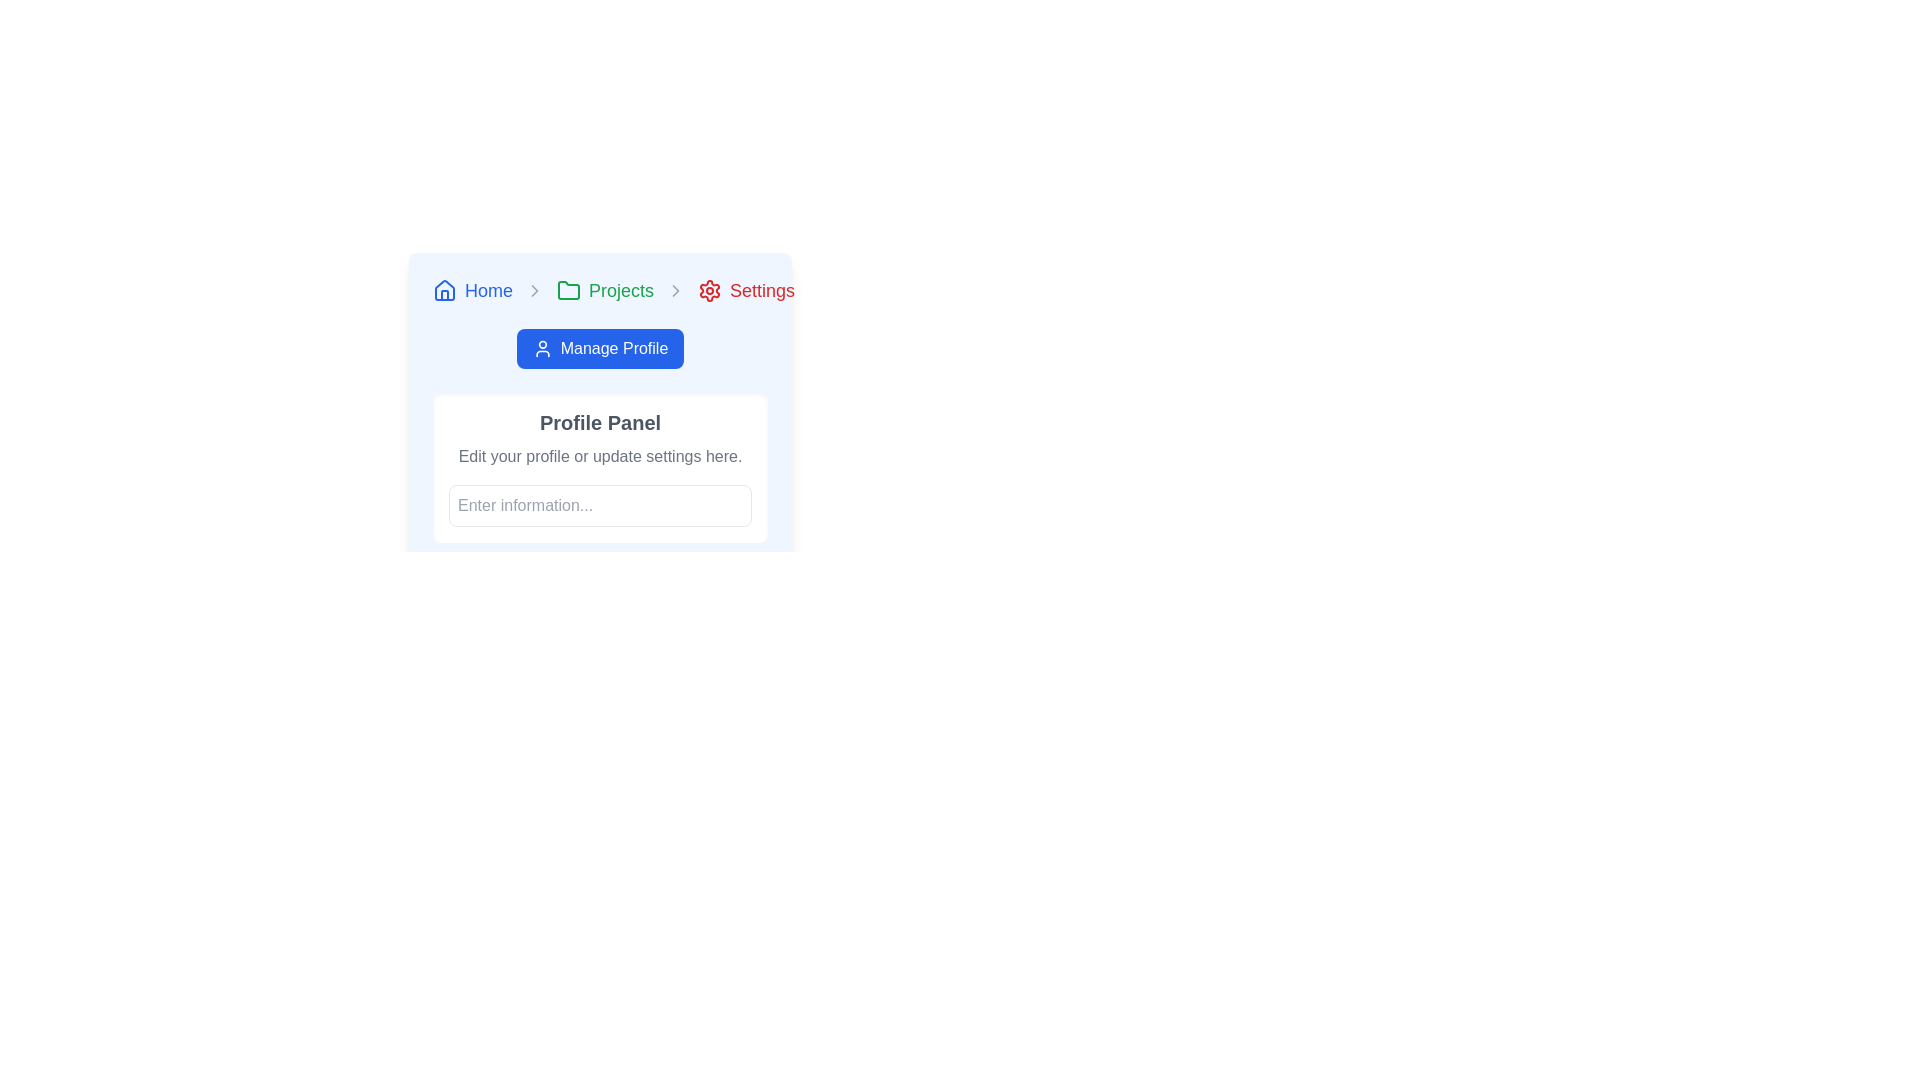  Describe the element at coordinates (620, 290) in the screenshot. I see `the third item in the breadcrumb navigation bar to darken its color` at that location.